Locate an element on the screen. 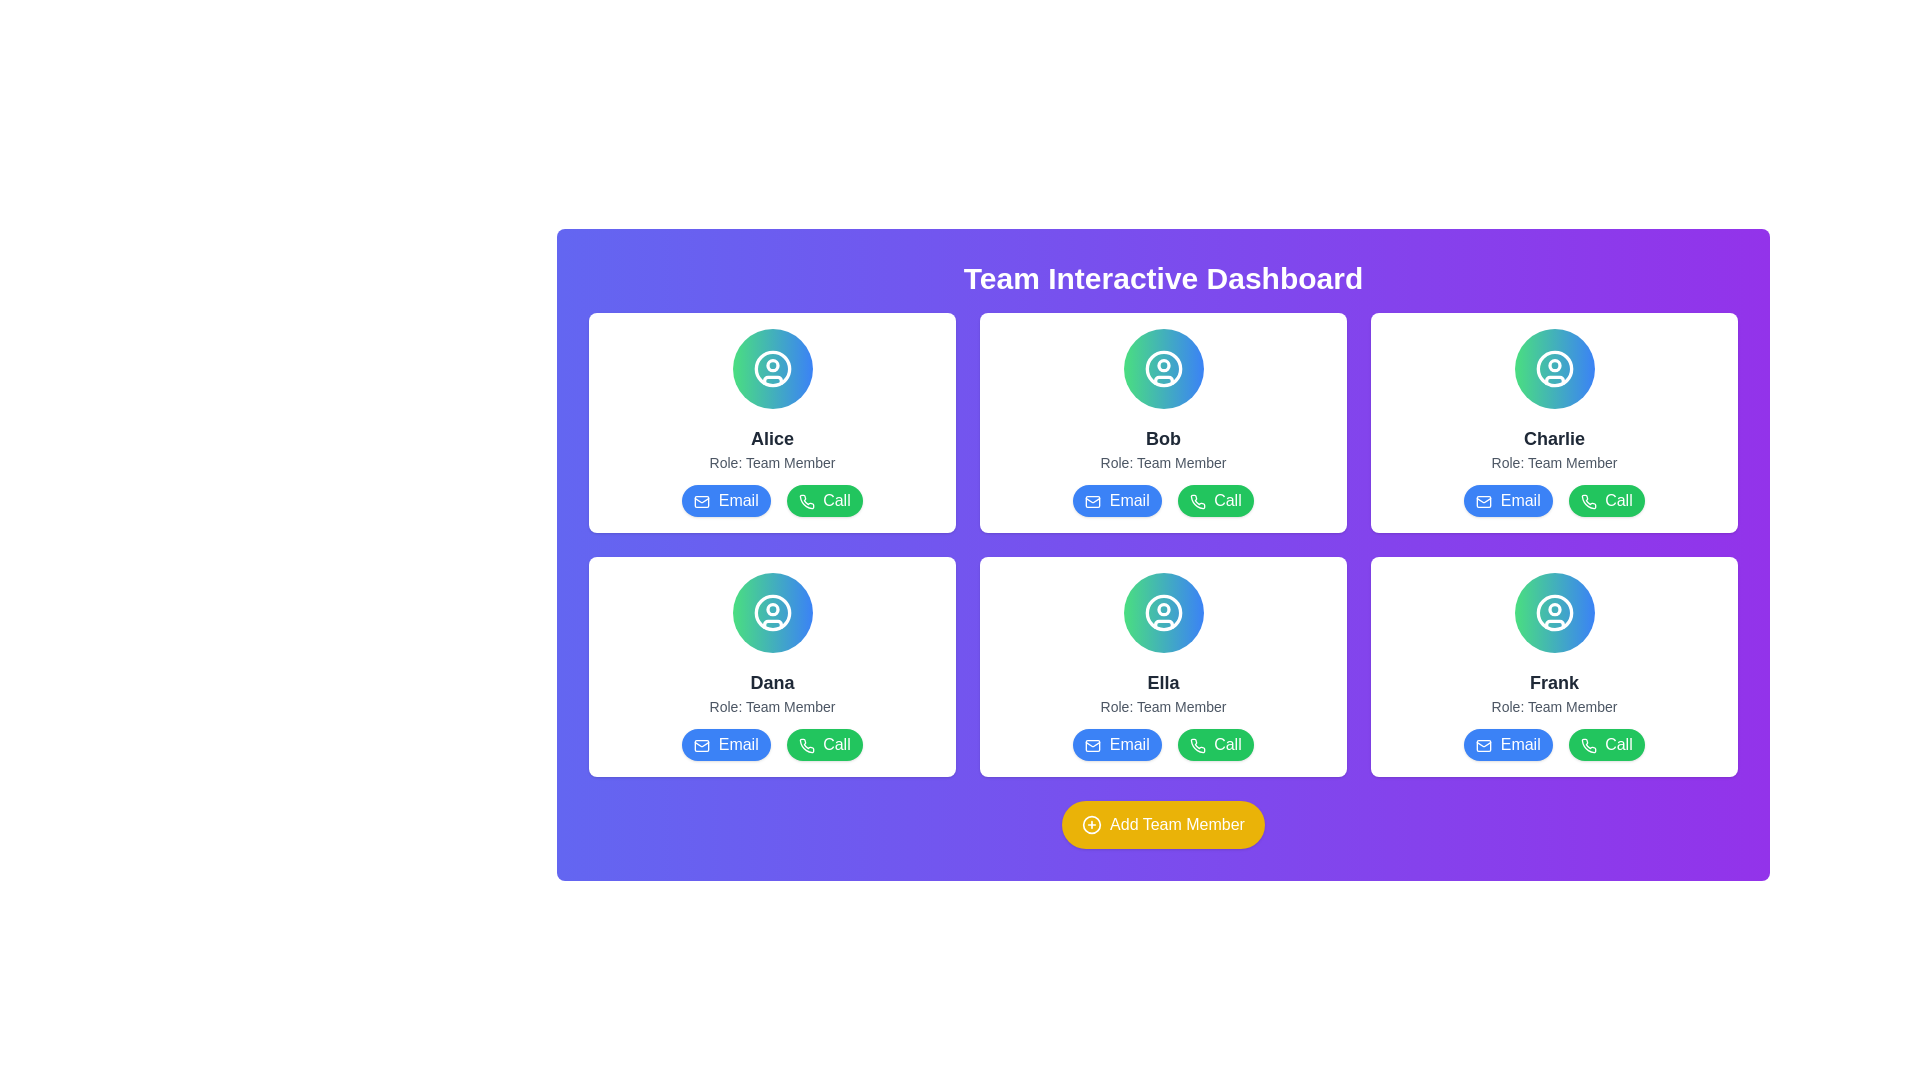 Image resolution: width=1920 pixels, height=1080 pixels. static text label displaying 'Role: Team Member' located under the name 'Bob' within the profile card is located at coordinates (1163, 462).